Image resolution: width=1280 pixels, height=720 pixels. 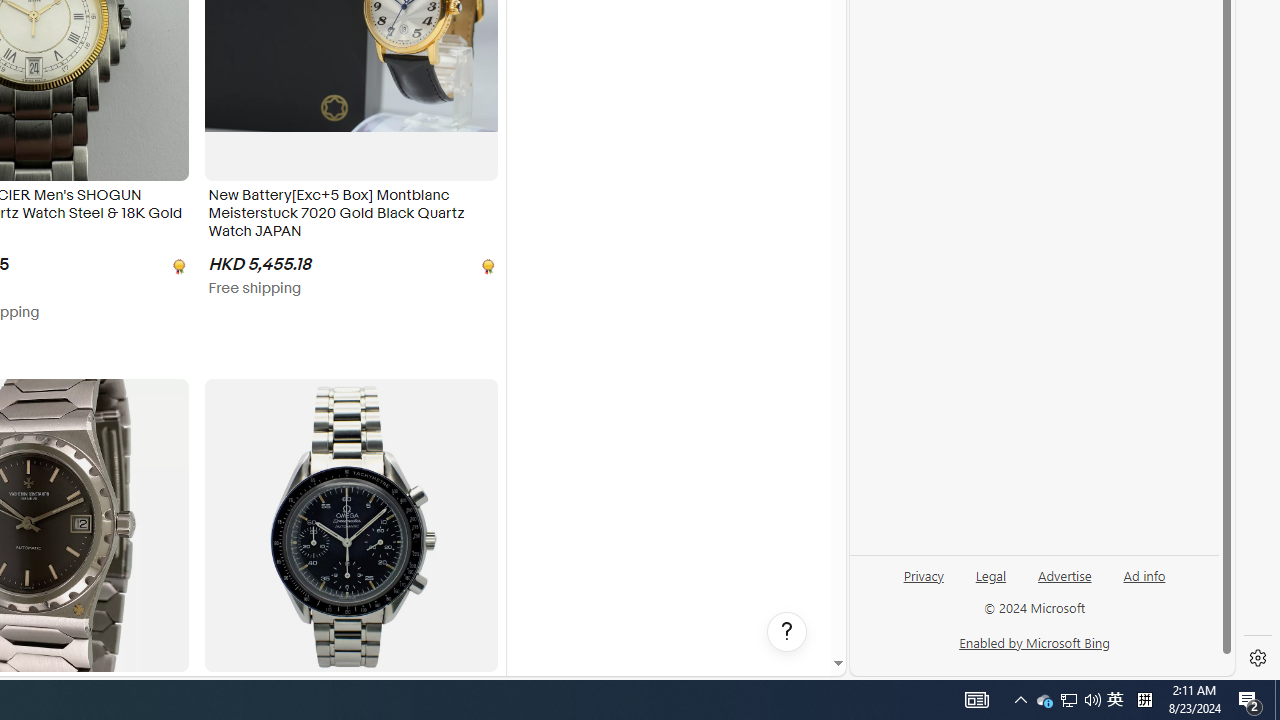 What do you see at coordinates (486, 264) in the screenshot?
I see `'[object Undefined]'` at bounding box center [486, 264].